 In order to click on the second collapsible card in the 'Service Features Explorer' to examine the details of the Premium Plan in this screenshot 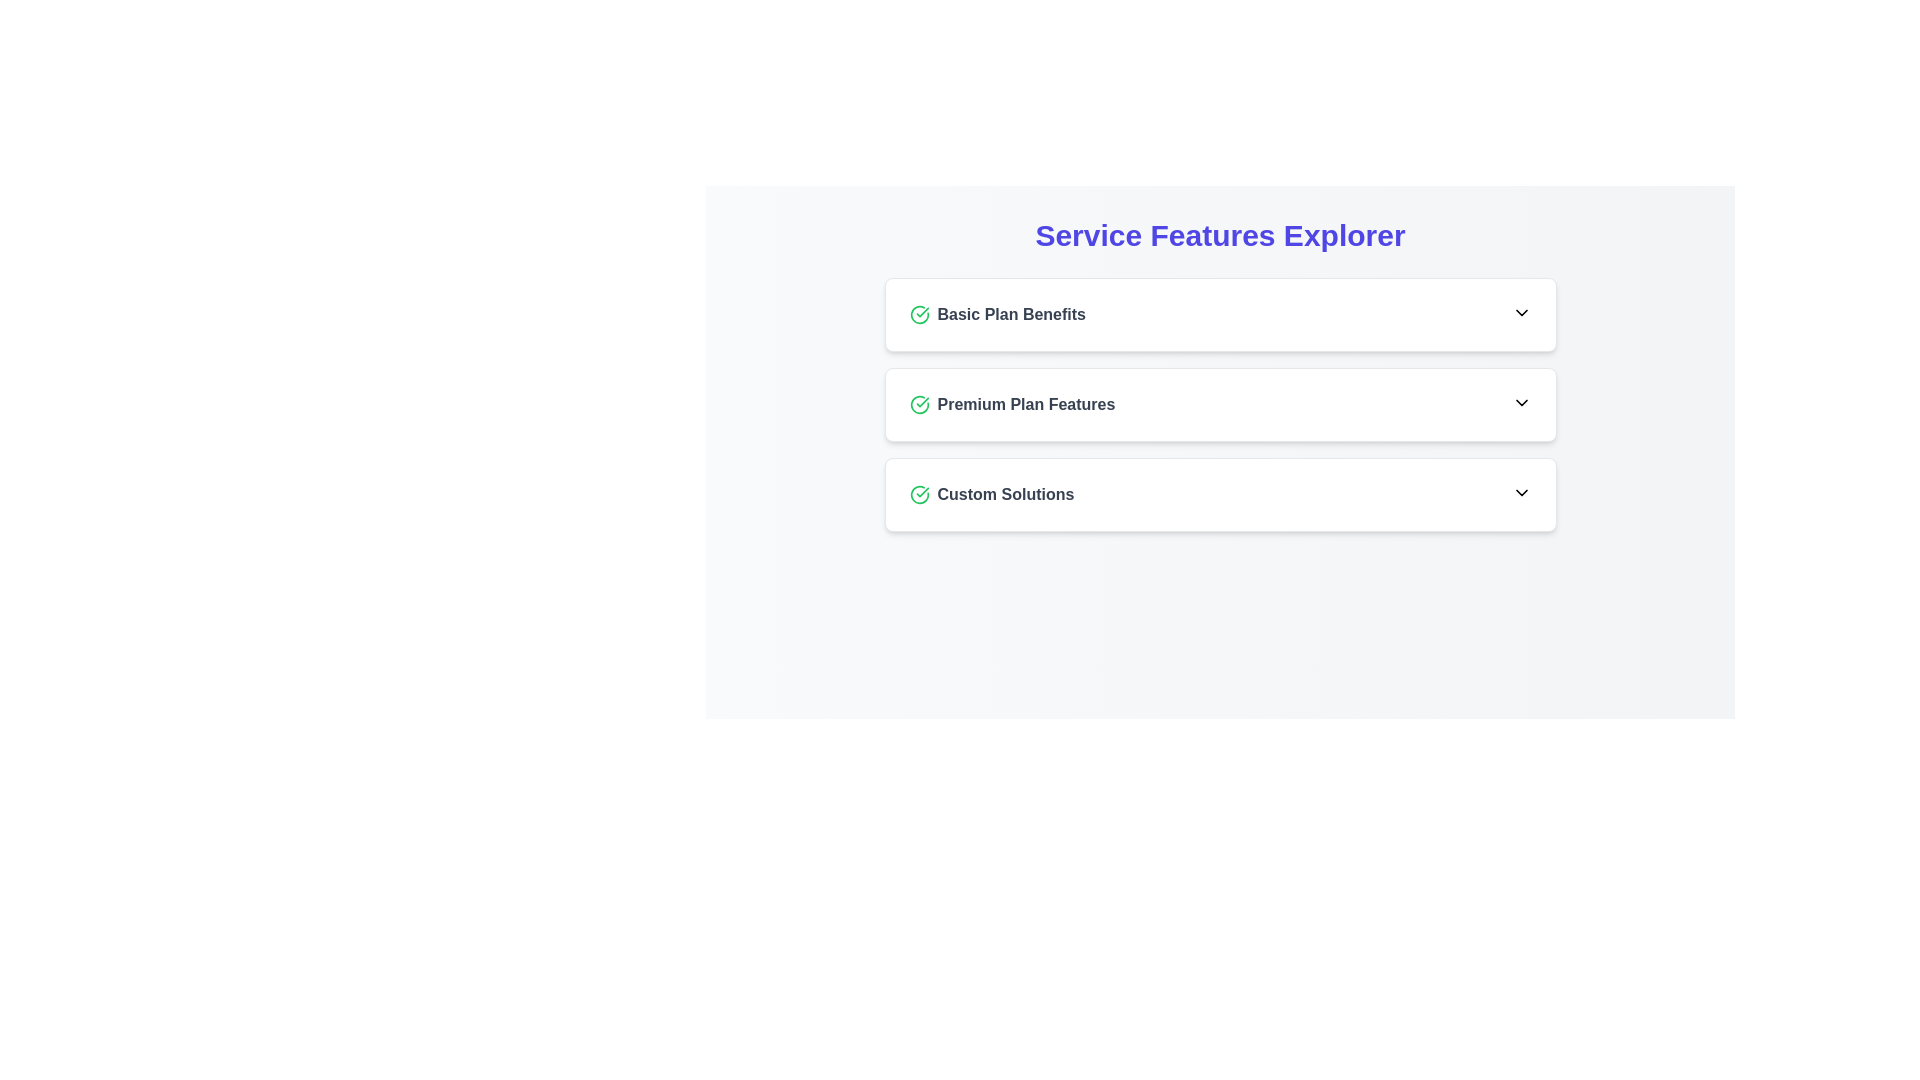, I will do `click(1219, 405)`.